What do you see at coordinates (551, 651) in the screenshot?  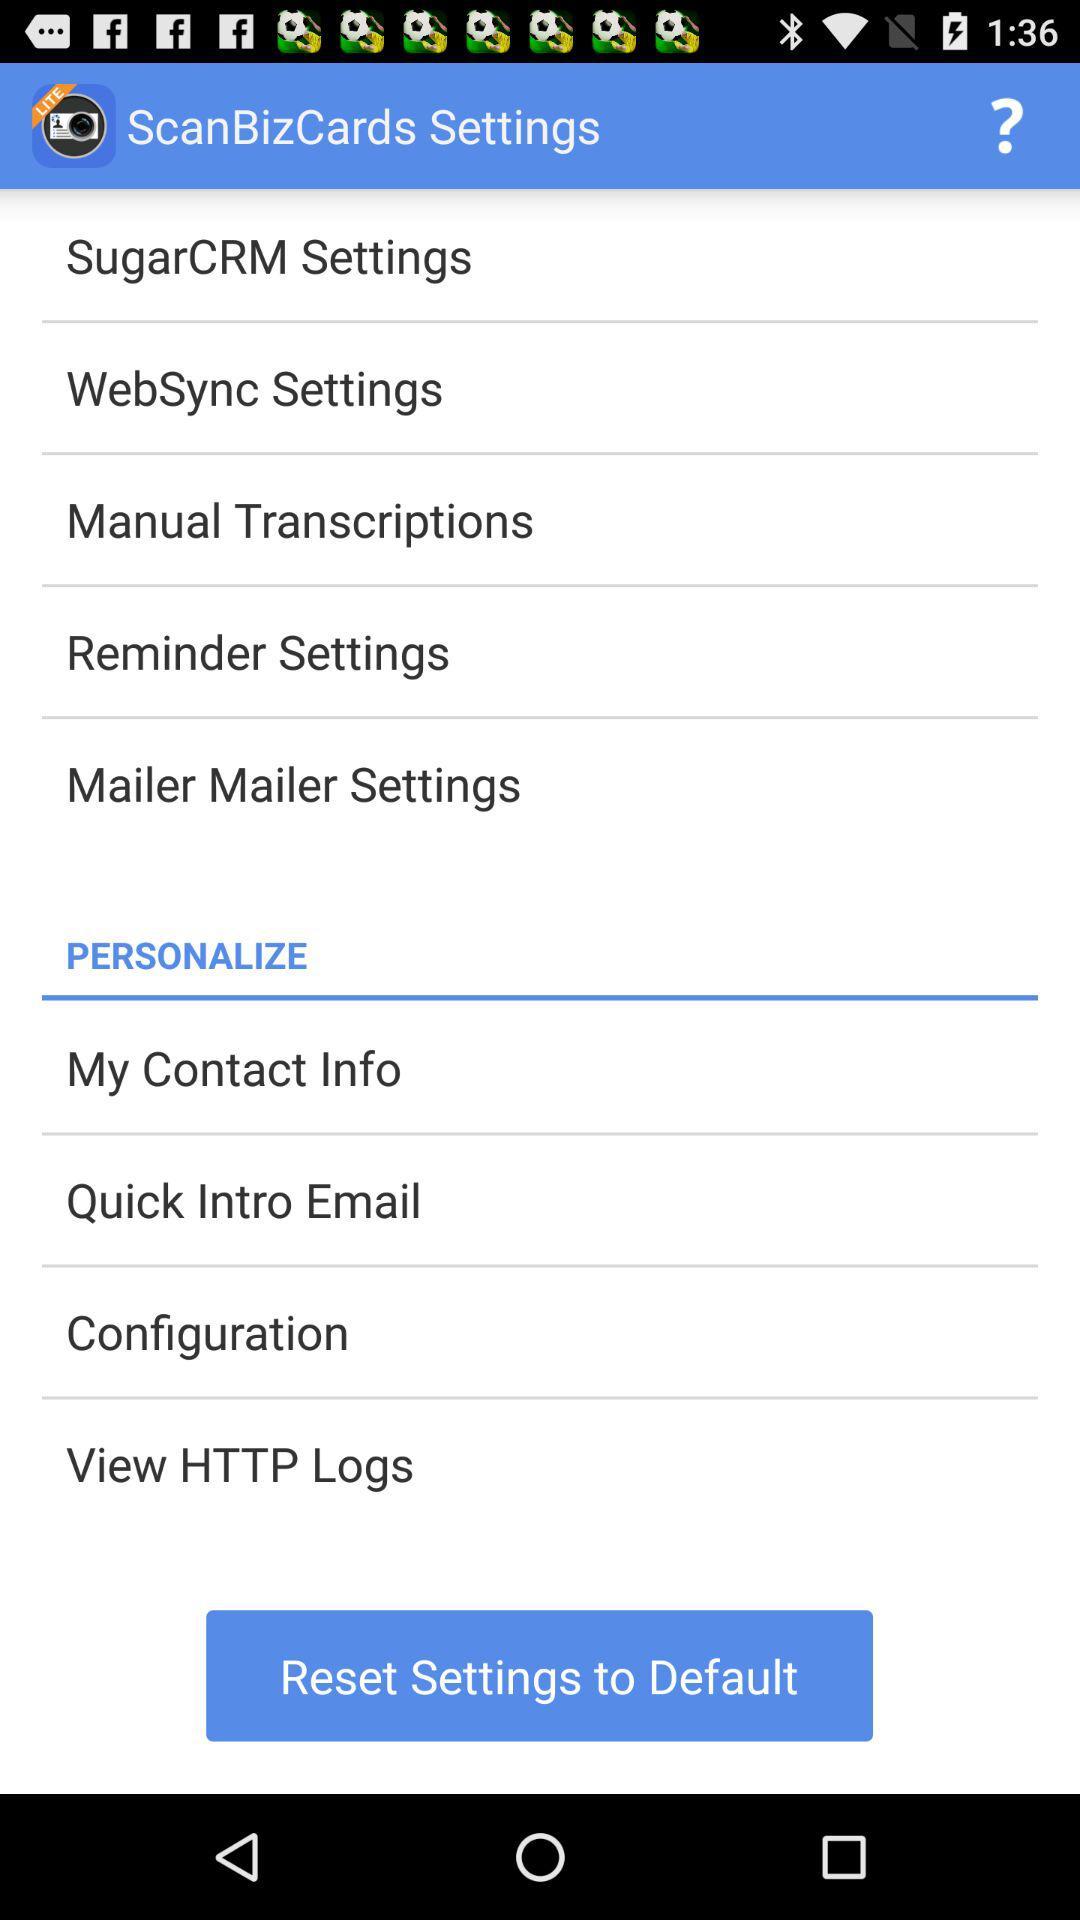 I see `item below manual transcriptions` at bounding box center [551, 651].